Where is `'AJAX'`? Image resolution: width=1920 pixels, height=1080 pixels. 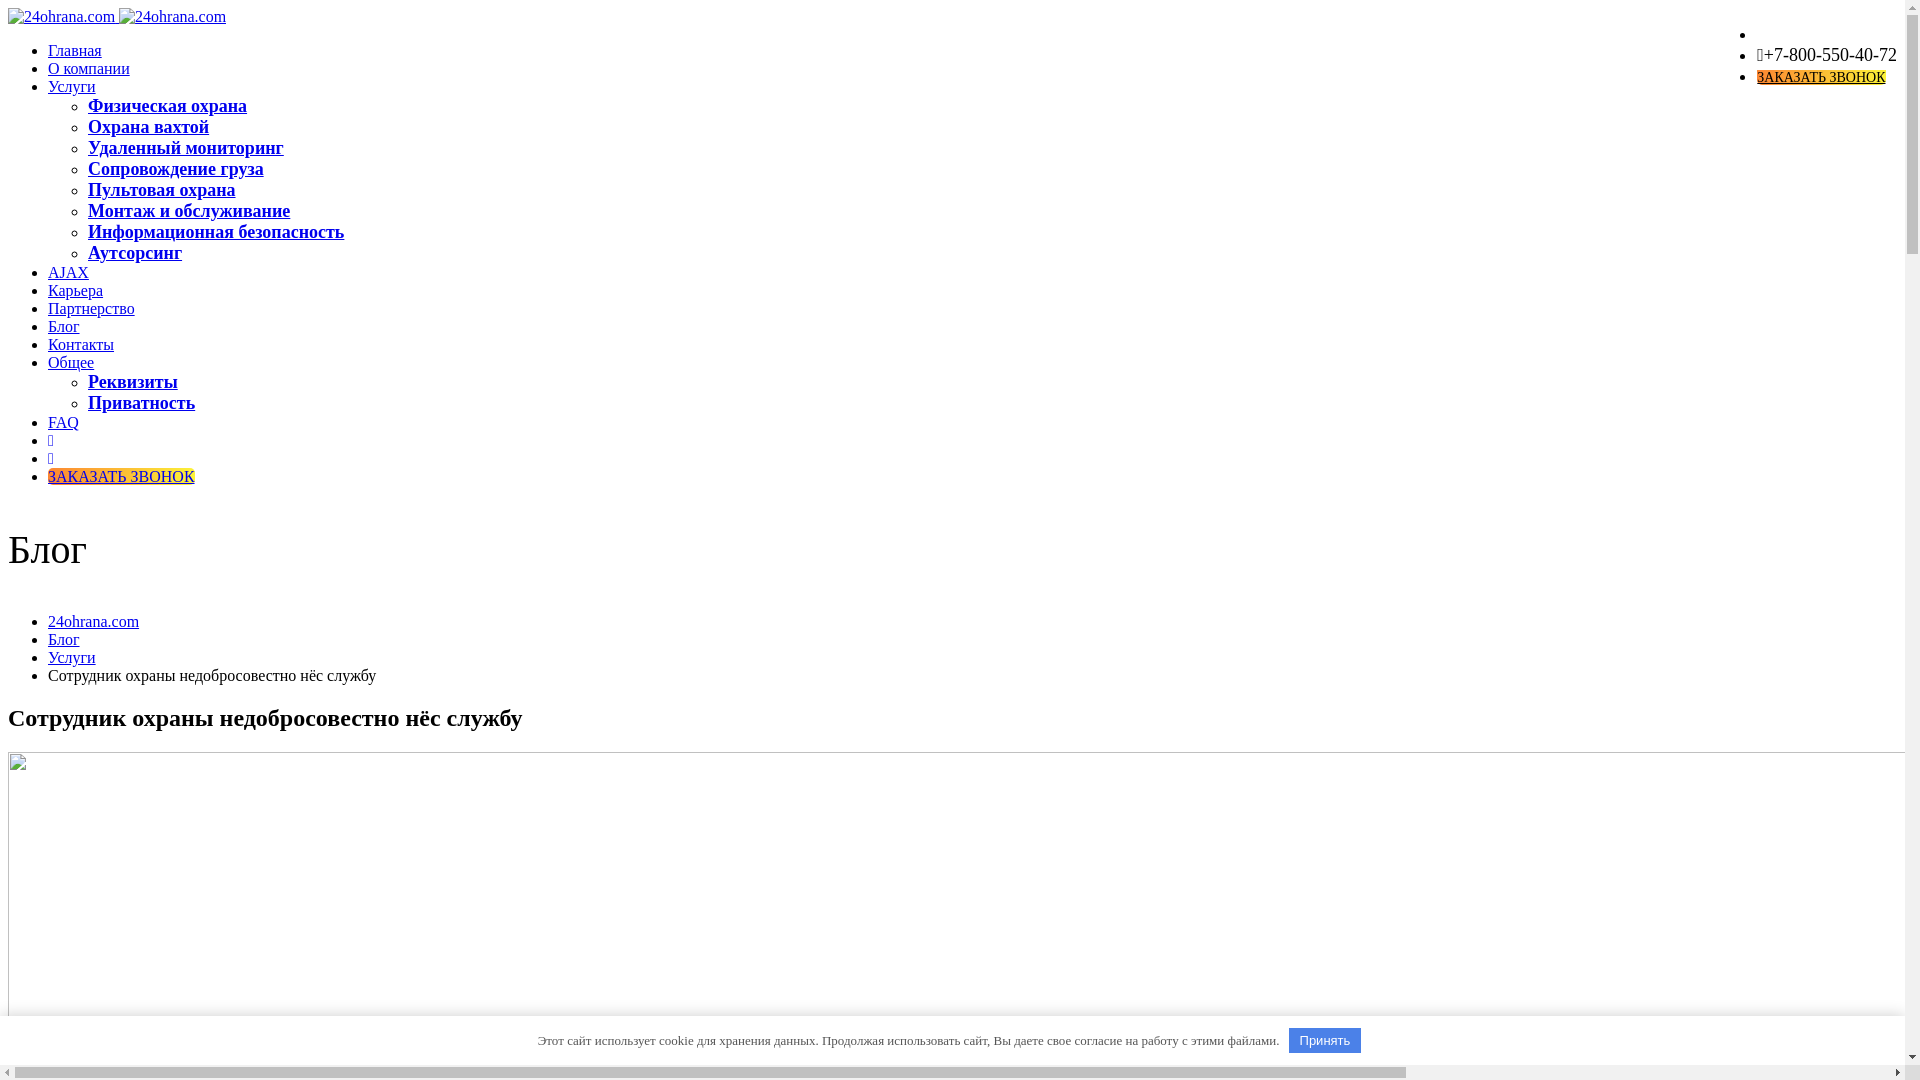
'AJAX' is located at coordinates (68, 272).